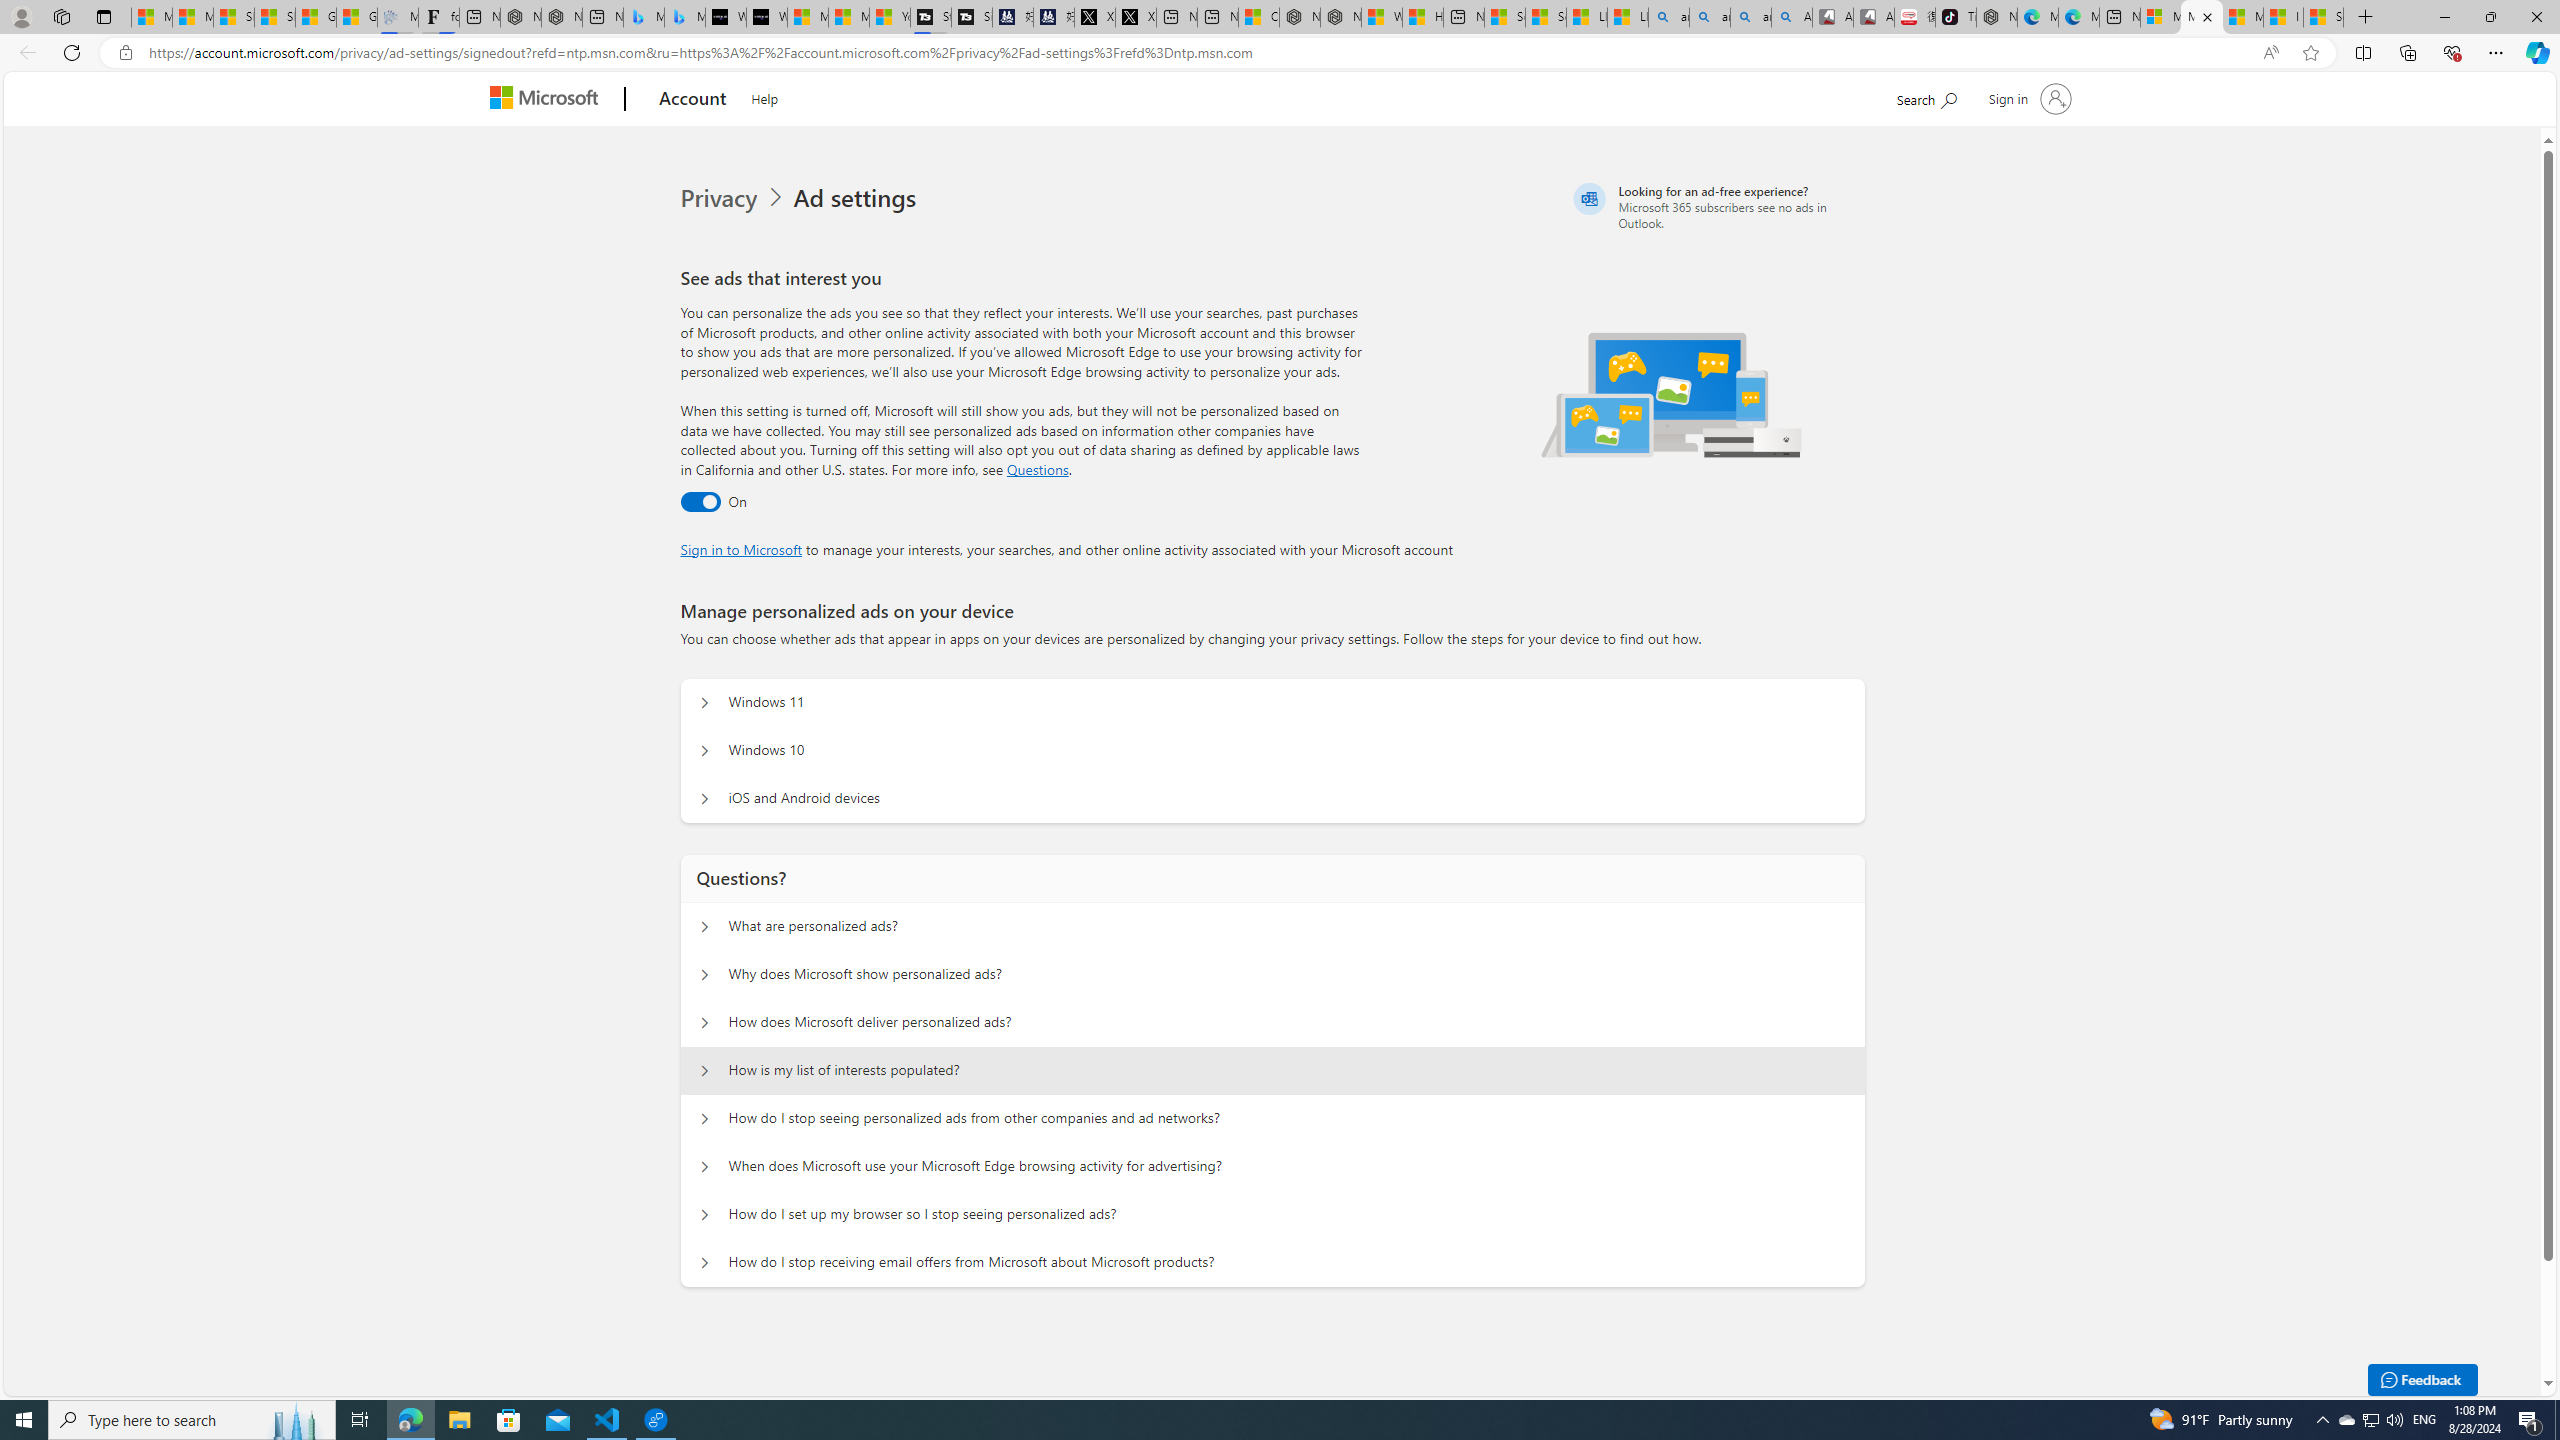 The width and height of the screenshot is (2560, 1440). Describe the element at coordinates (274, 16) in the screenshot. I see `'Shanghai, China weather forecast | Microsoft Weather'` at that location.